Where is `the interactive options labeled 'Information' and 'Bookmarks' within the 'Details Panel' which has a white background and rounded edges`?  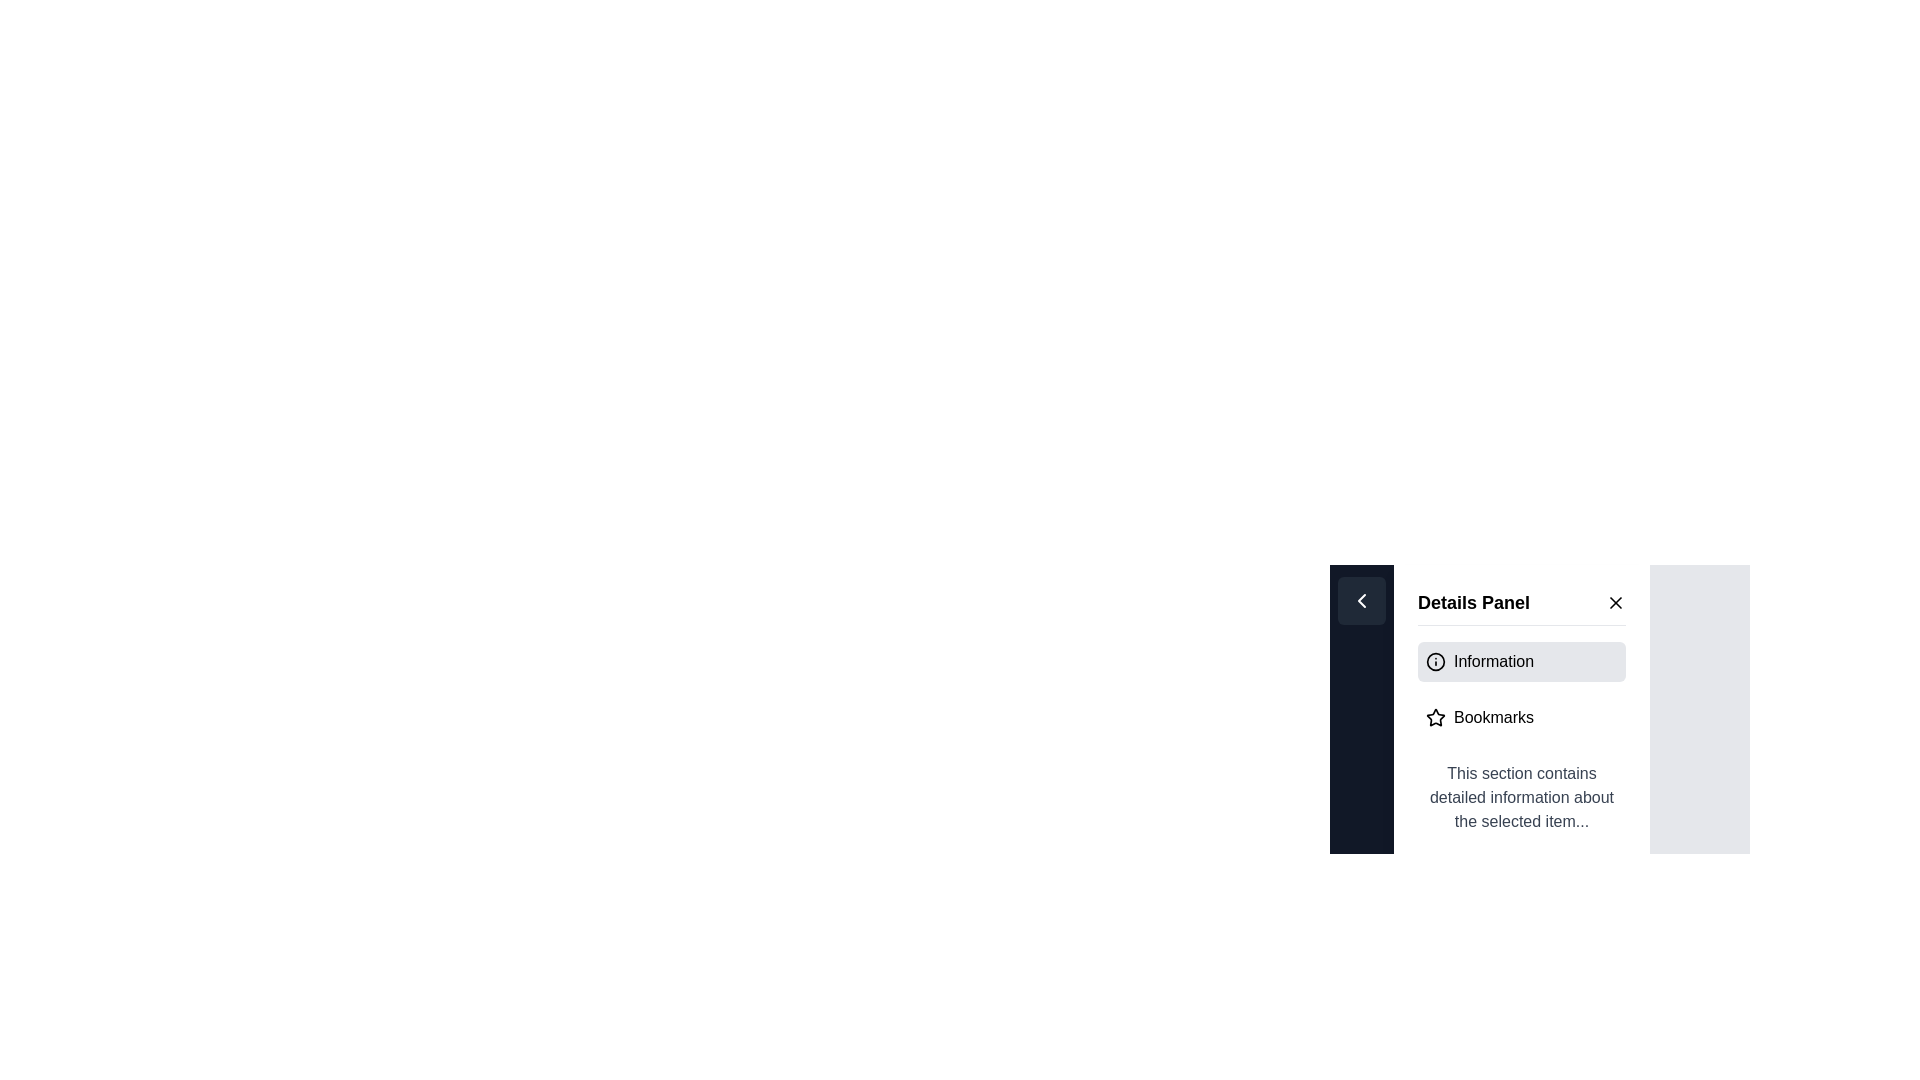
the interactive options labeled 'Information' and 'Bookmarks' within the 'Details Panel' which has a white background and rounded edges is located at coordinates (1539, 696).